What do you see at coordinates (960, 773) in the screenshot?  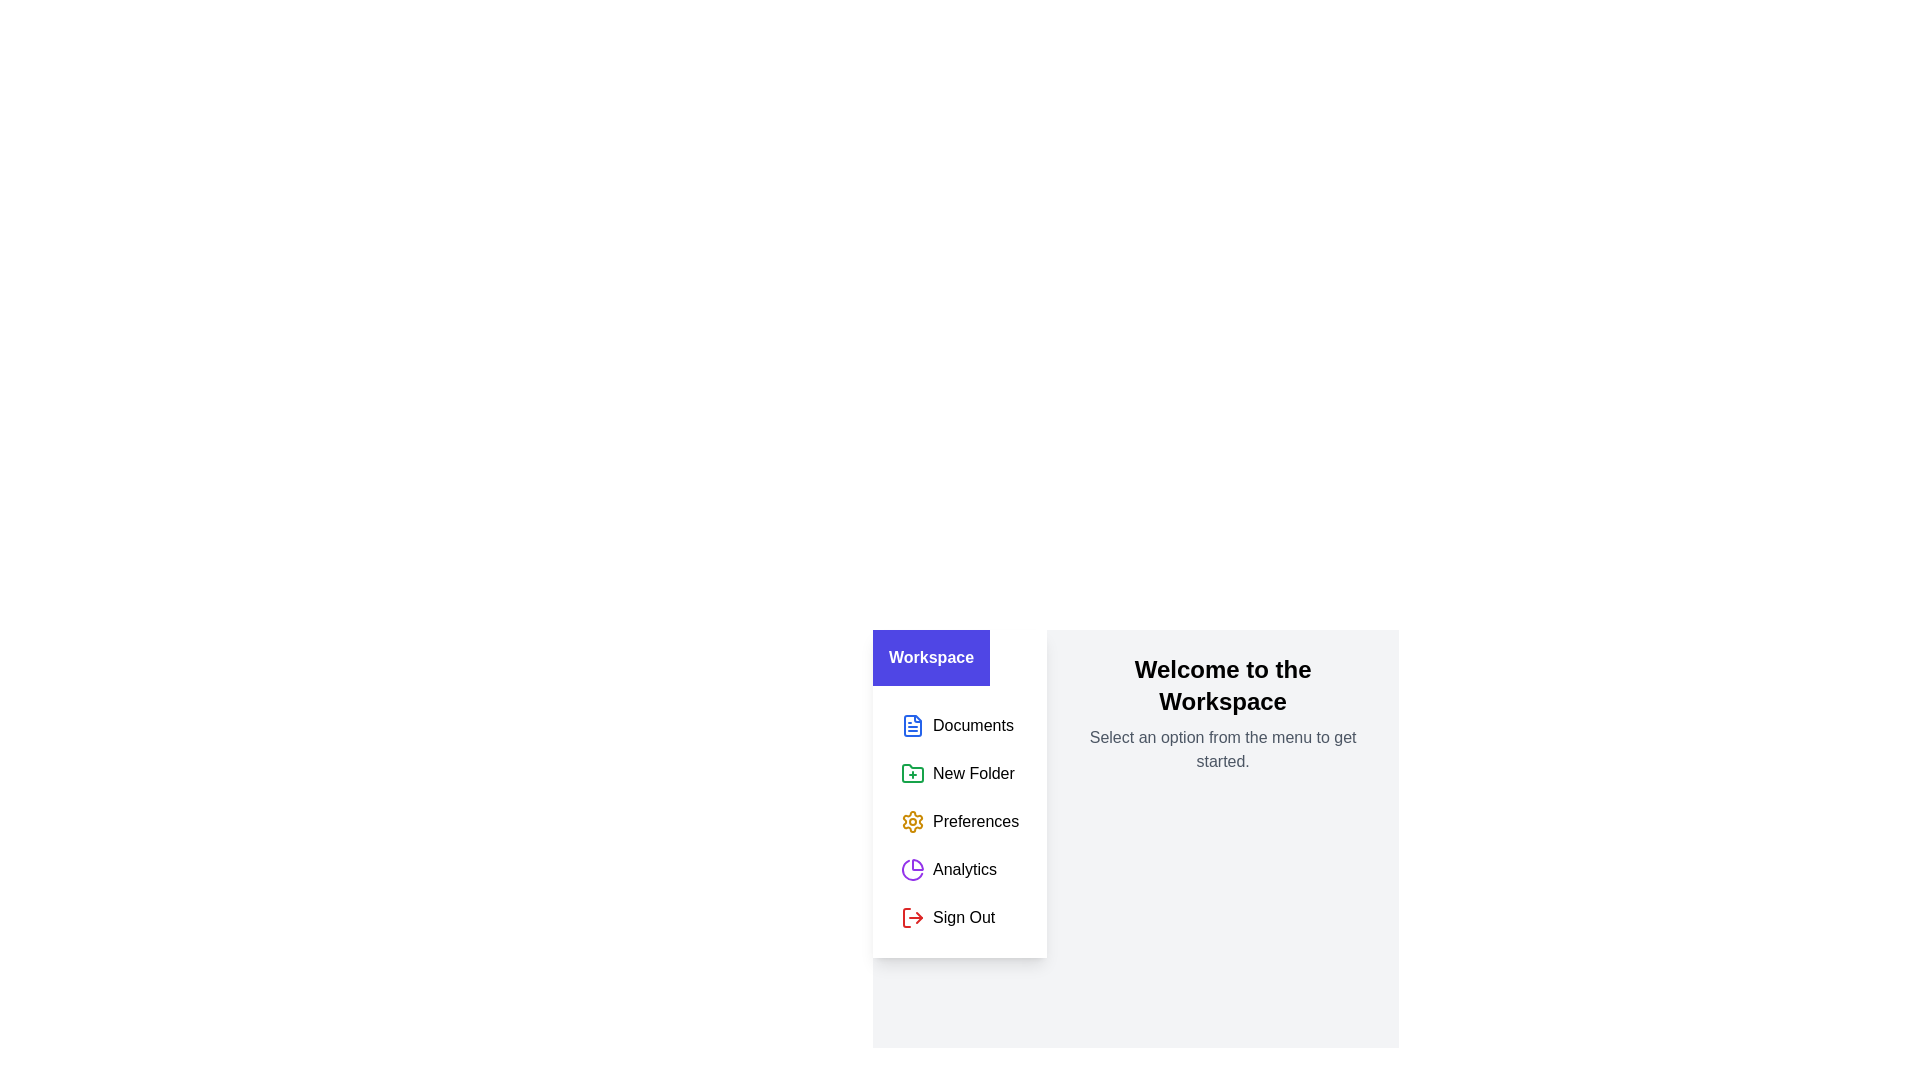 I see `the menu item corresponding to New Folder` at bounding box center [960, 773].